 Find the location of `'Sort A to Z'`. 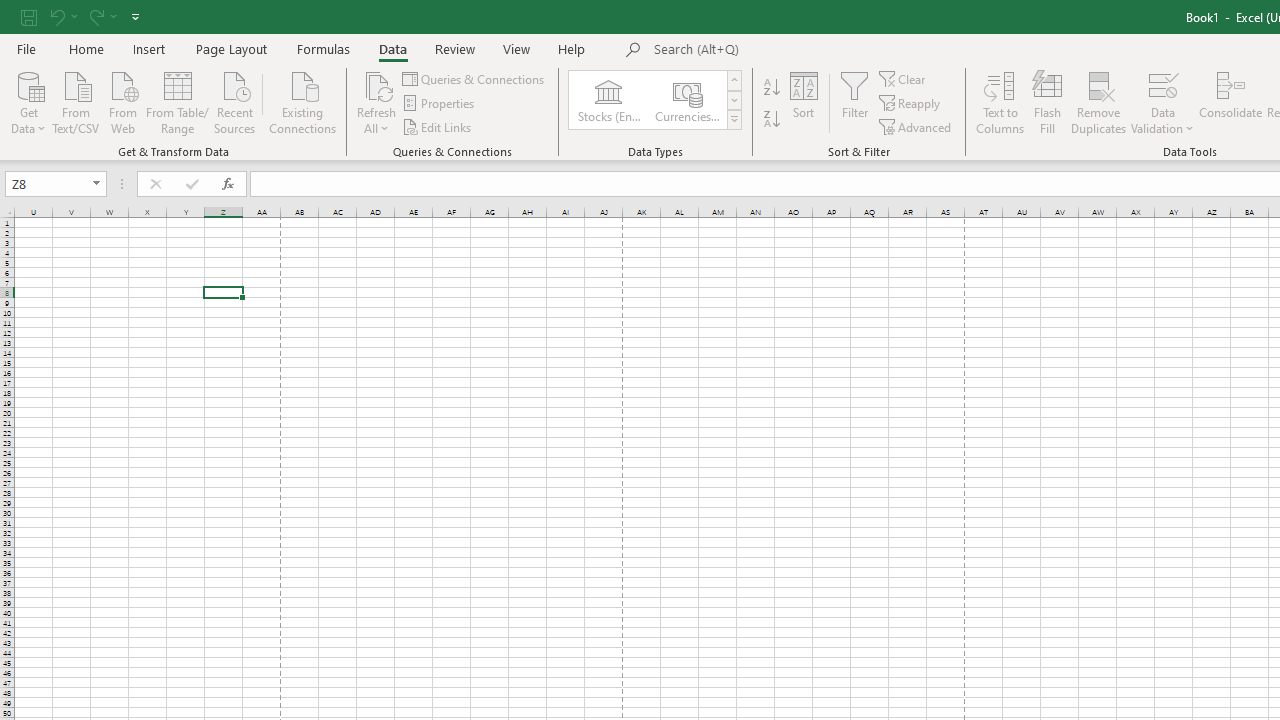

'Sort A to Z' is located at coordinates (771, 86).